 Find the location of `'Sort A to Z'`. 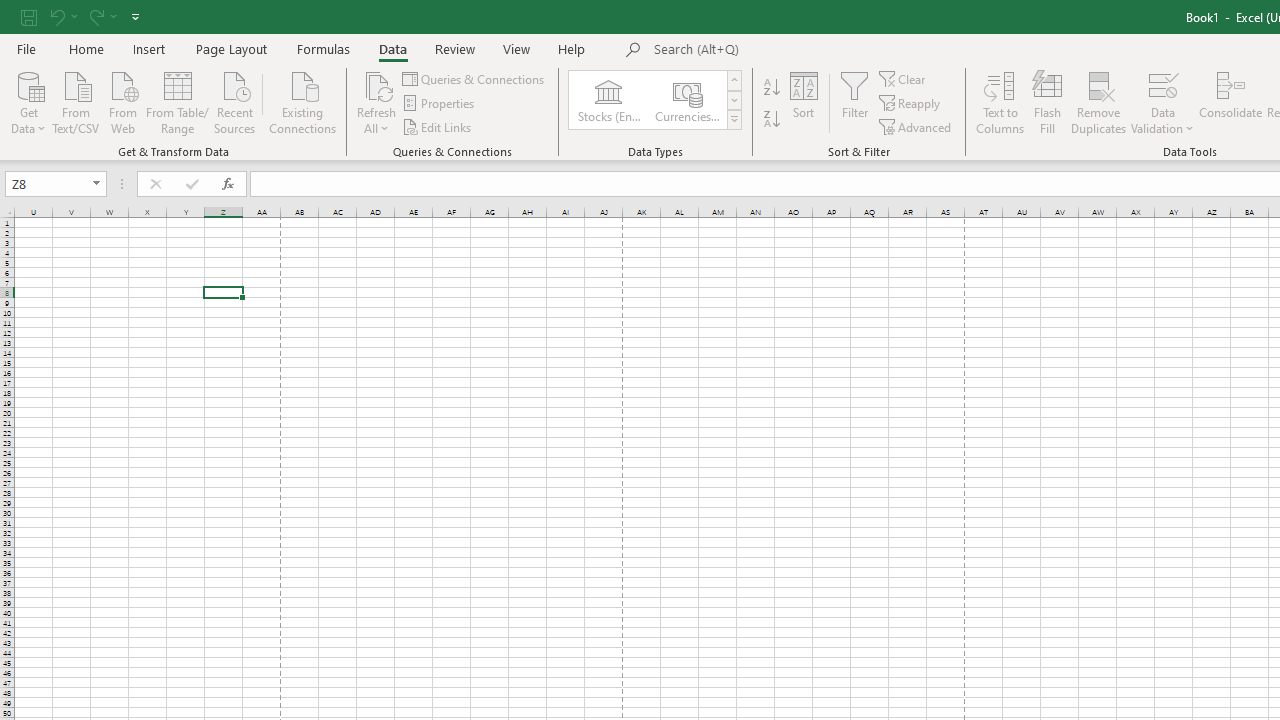

'Sort A to Z' is located at coordinates (771, 86).